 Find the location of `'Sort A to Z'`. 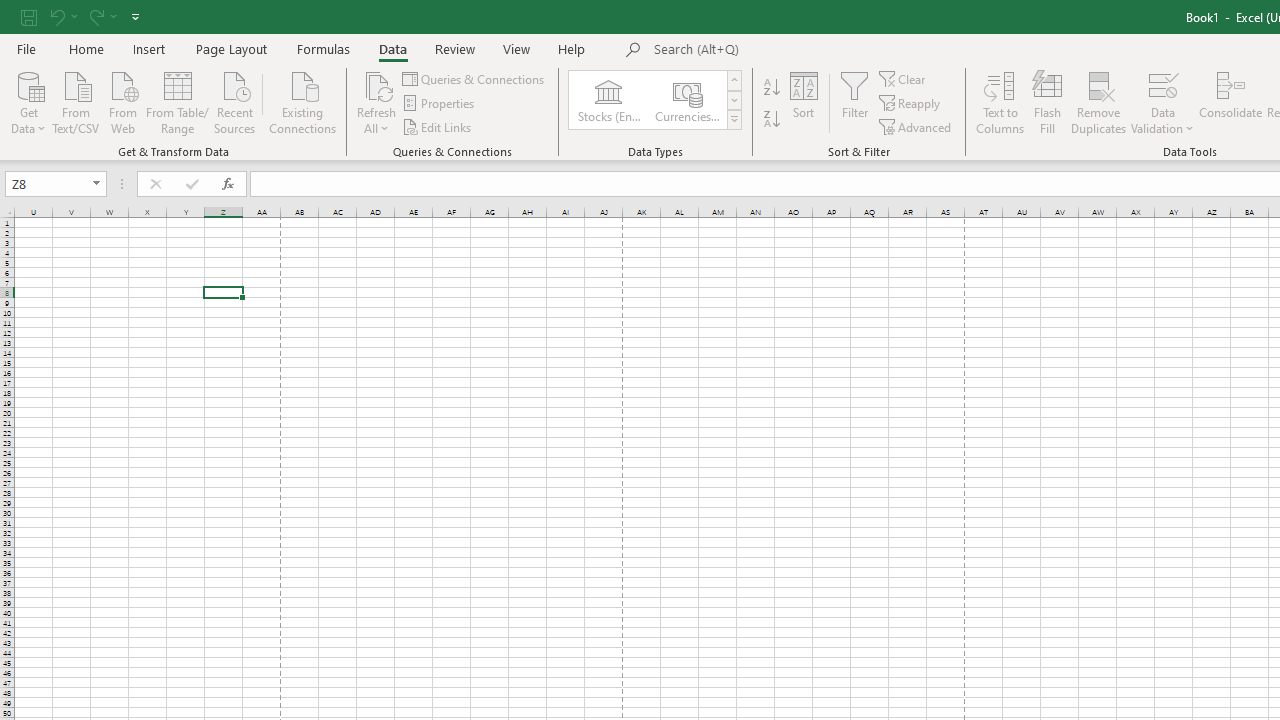

'Sort A to Z' is located at coordinates (771, 86).